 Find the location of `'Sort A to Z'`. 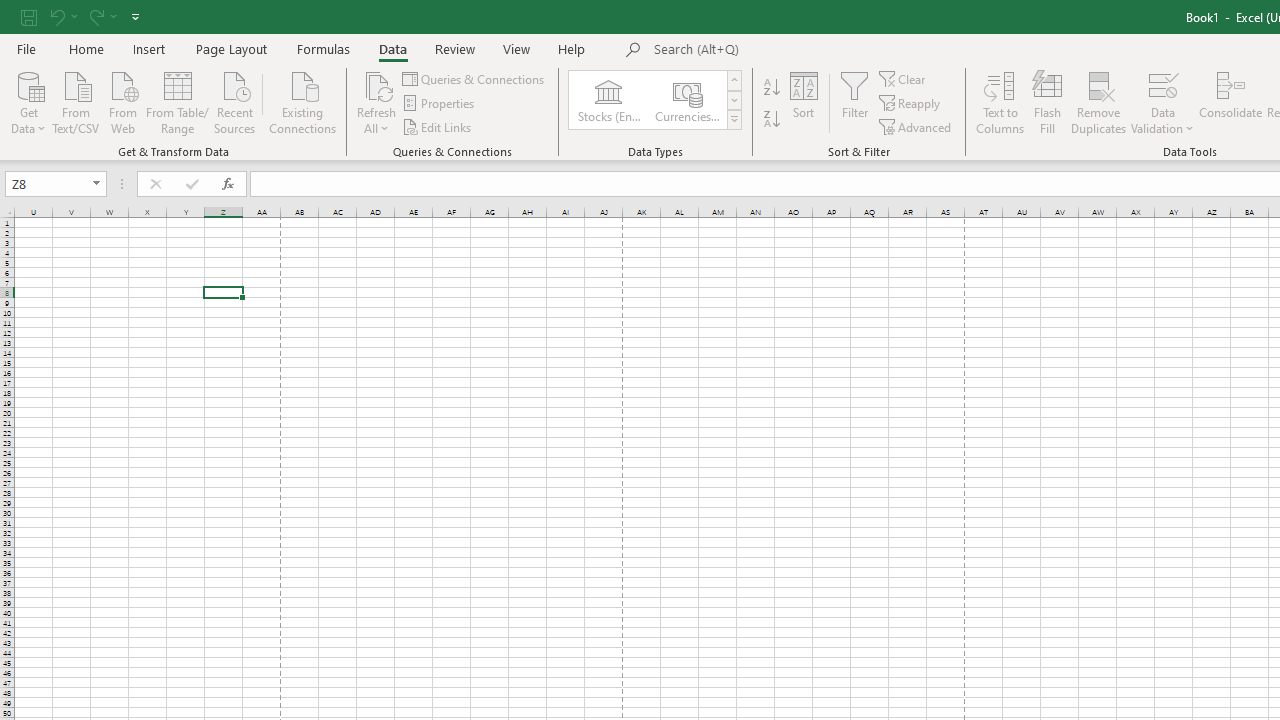

'Sort A to Z' is located at coordinates (771, 86).